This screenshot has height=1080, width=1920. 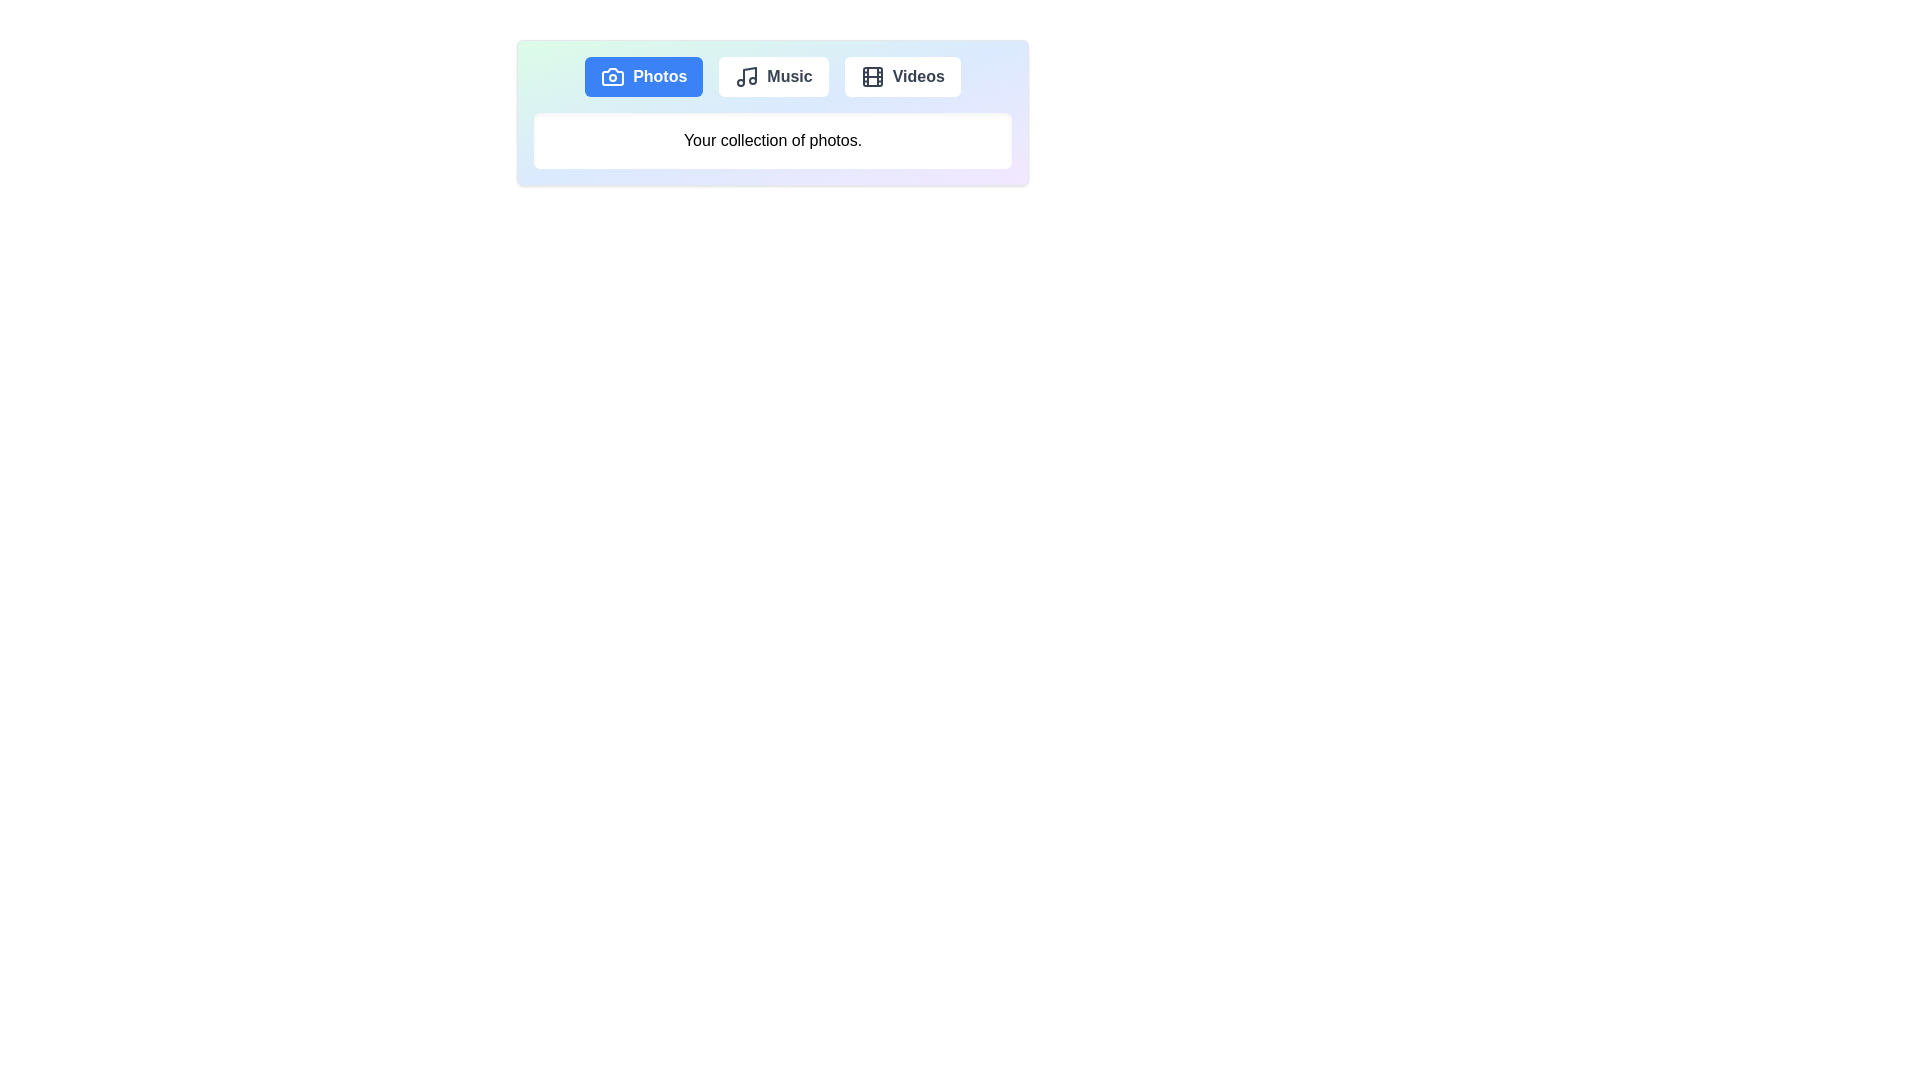 I want to click on the navigation button for video content, so click(x=901, y=76).